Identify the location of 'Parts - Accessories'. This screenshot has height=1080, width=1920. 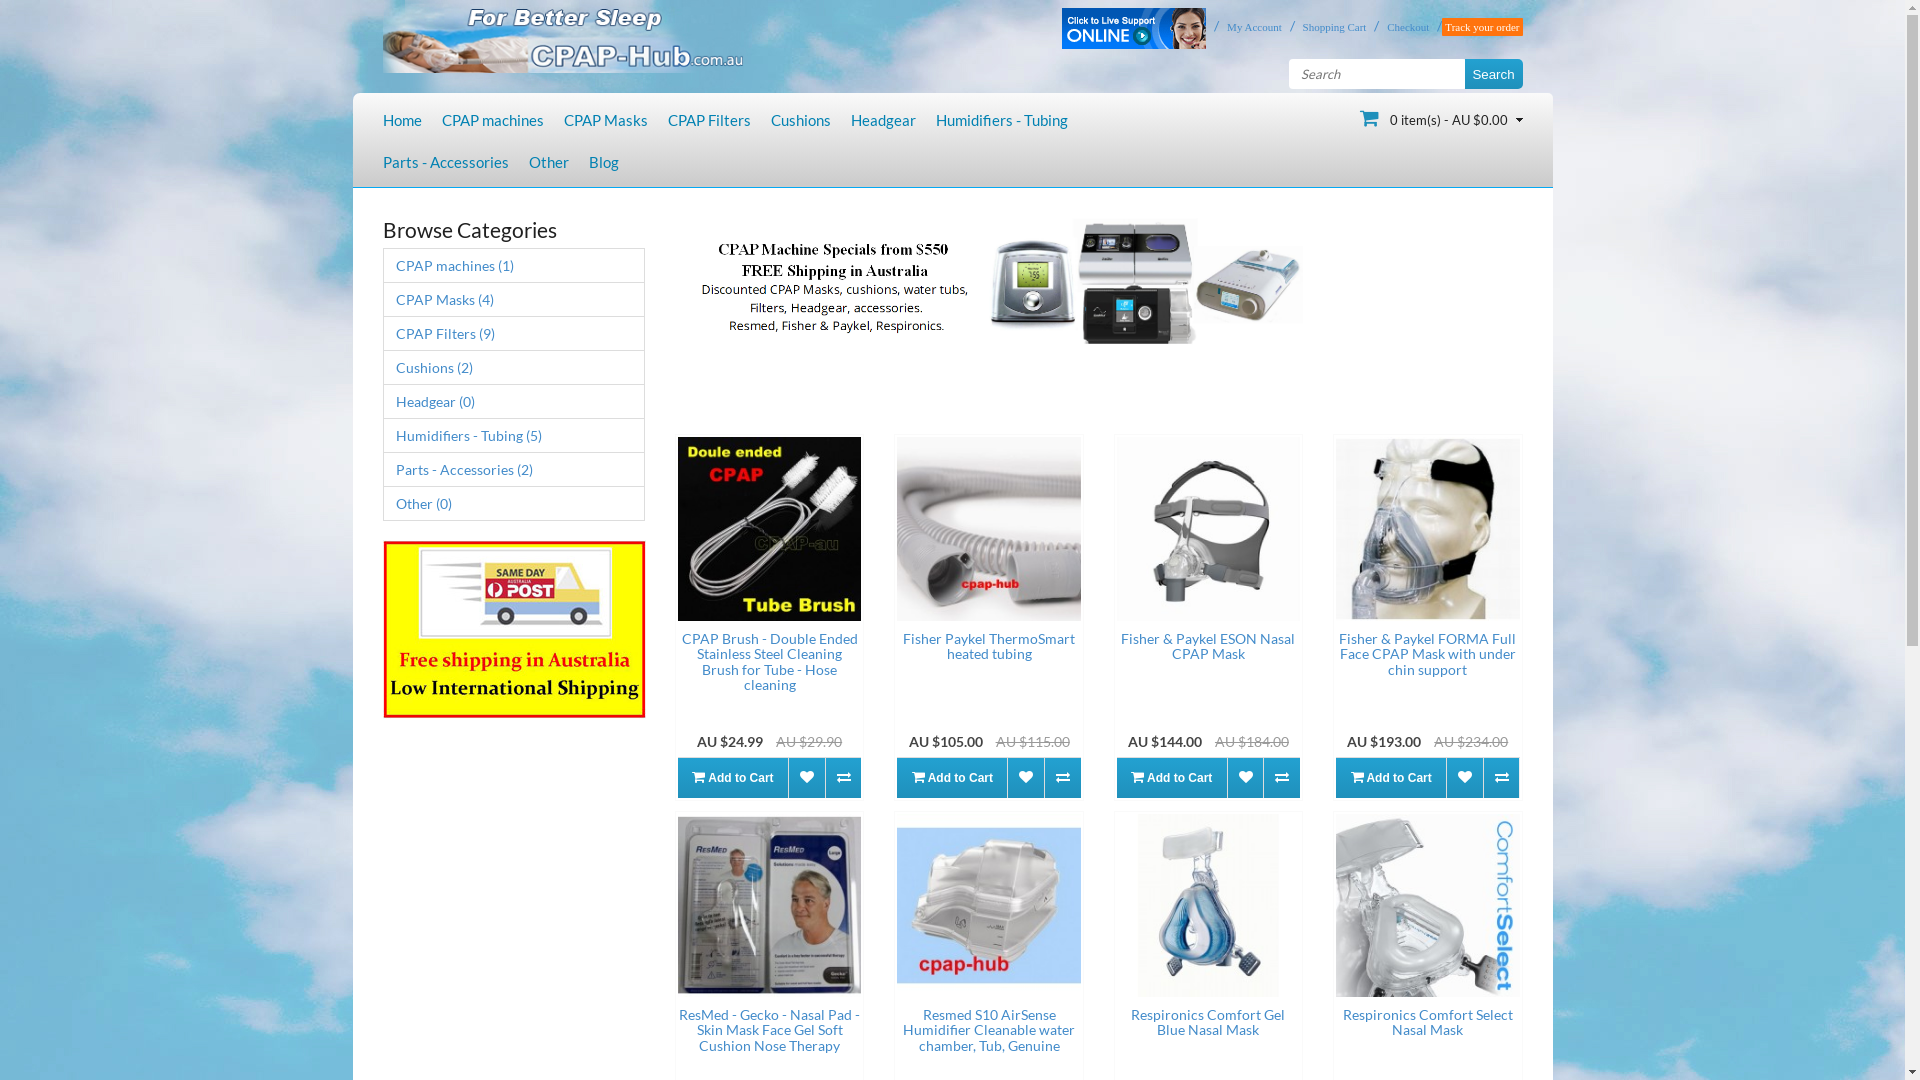
(444, 161).